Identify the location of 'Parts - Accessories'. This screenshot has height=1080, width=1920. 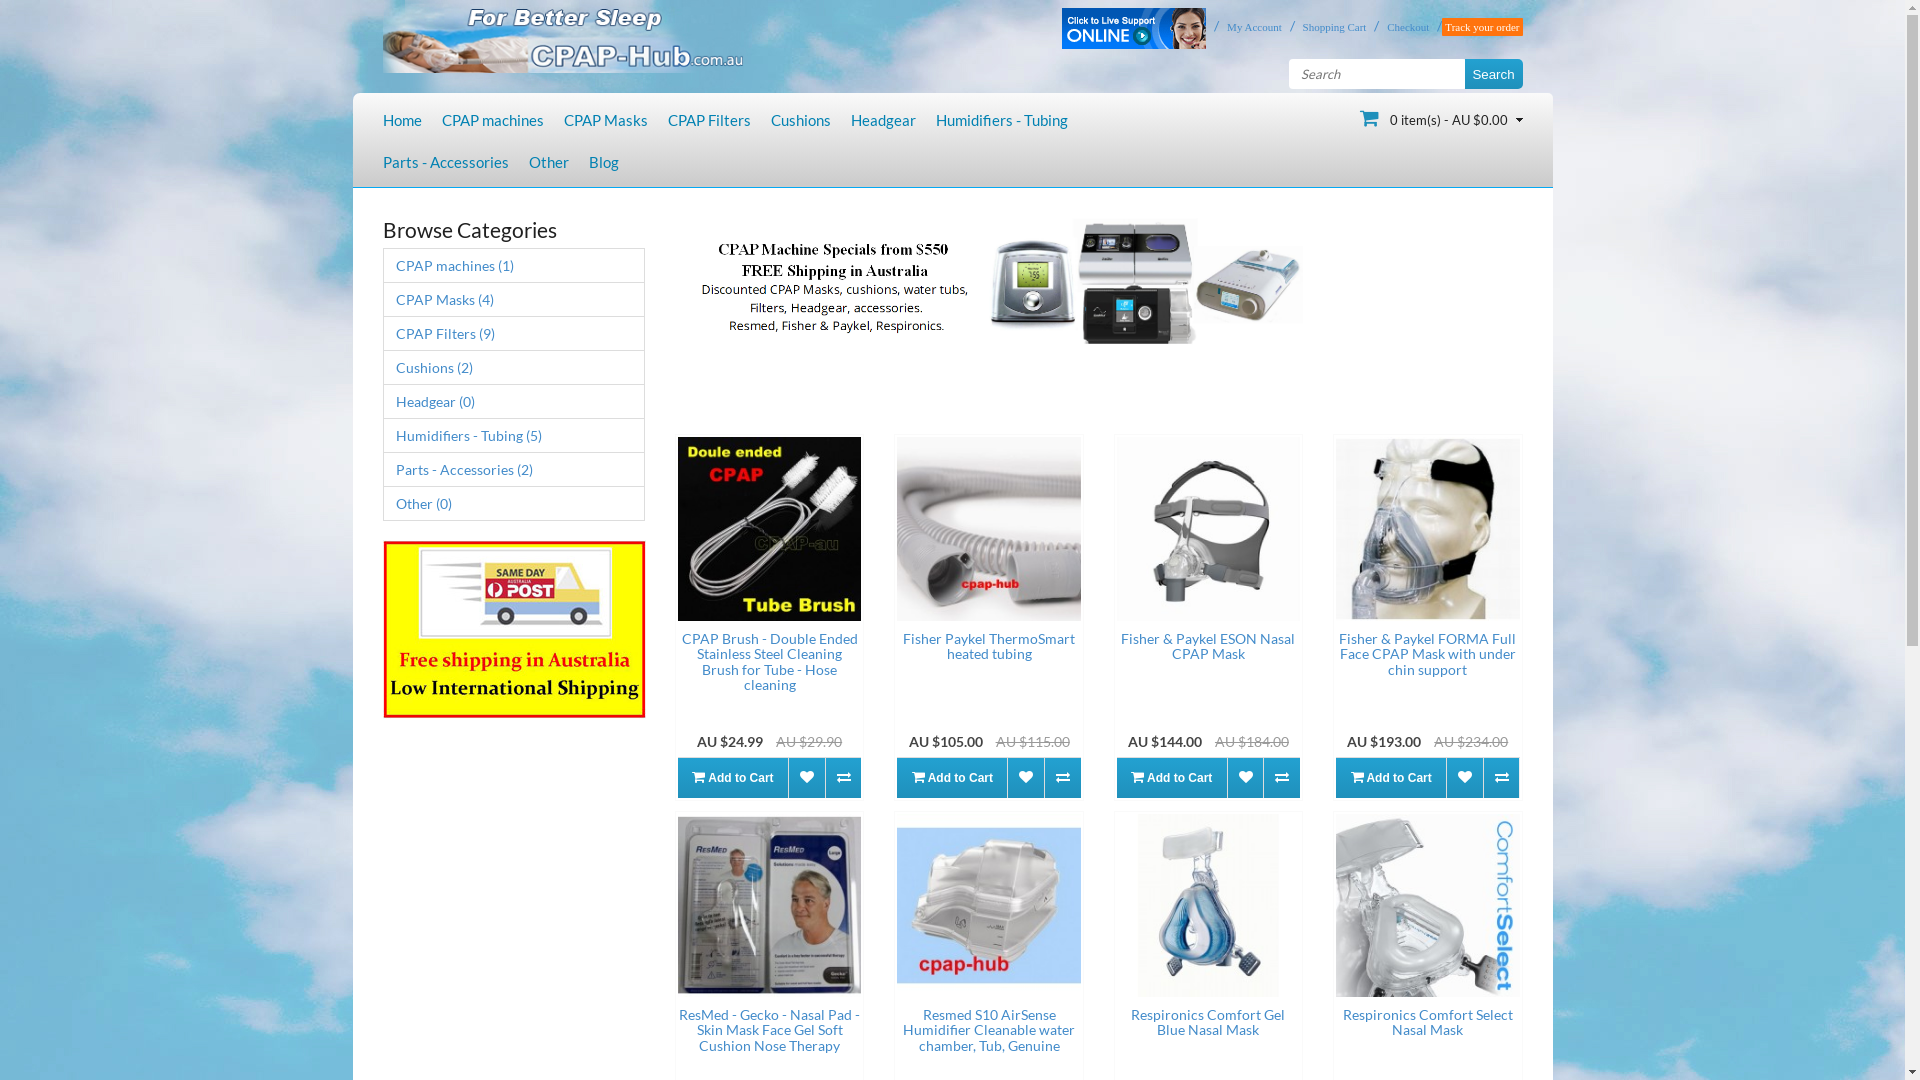
(444, 161).